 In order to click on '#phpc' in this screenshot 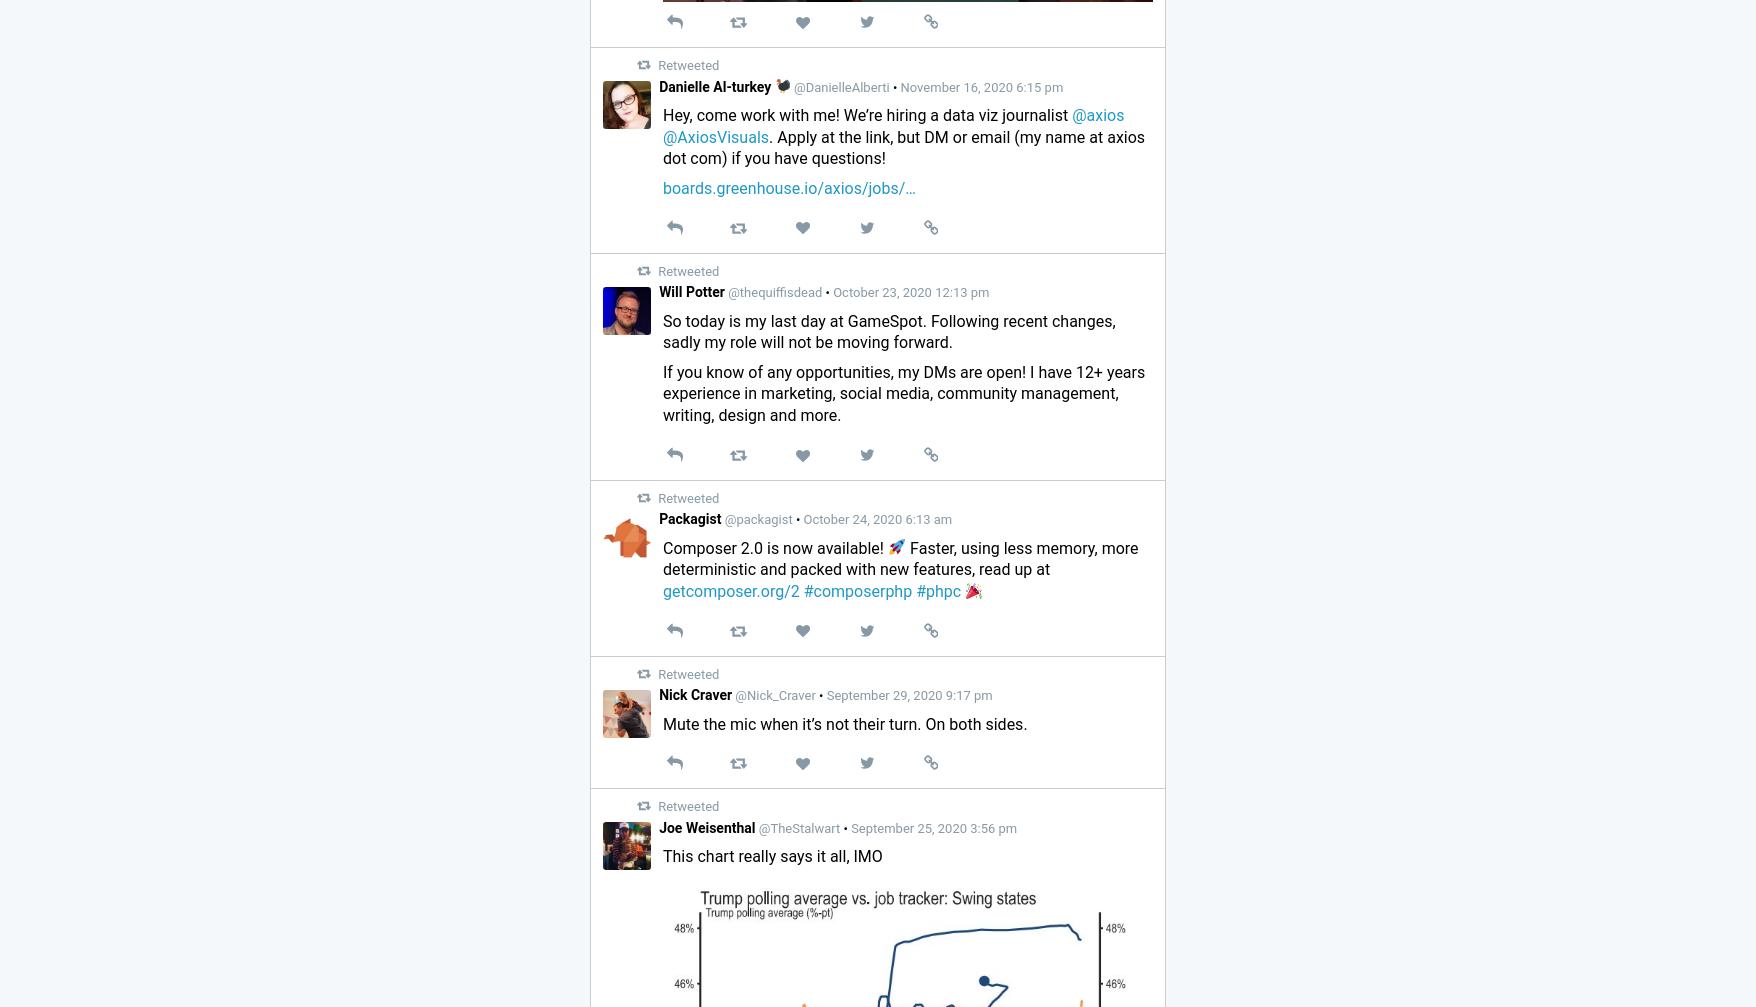, I will do `click(938, 589)`.